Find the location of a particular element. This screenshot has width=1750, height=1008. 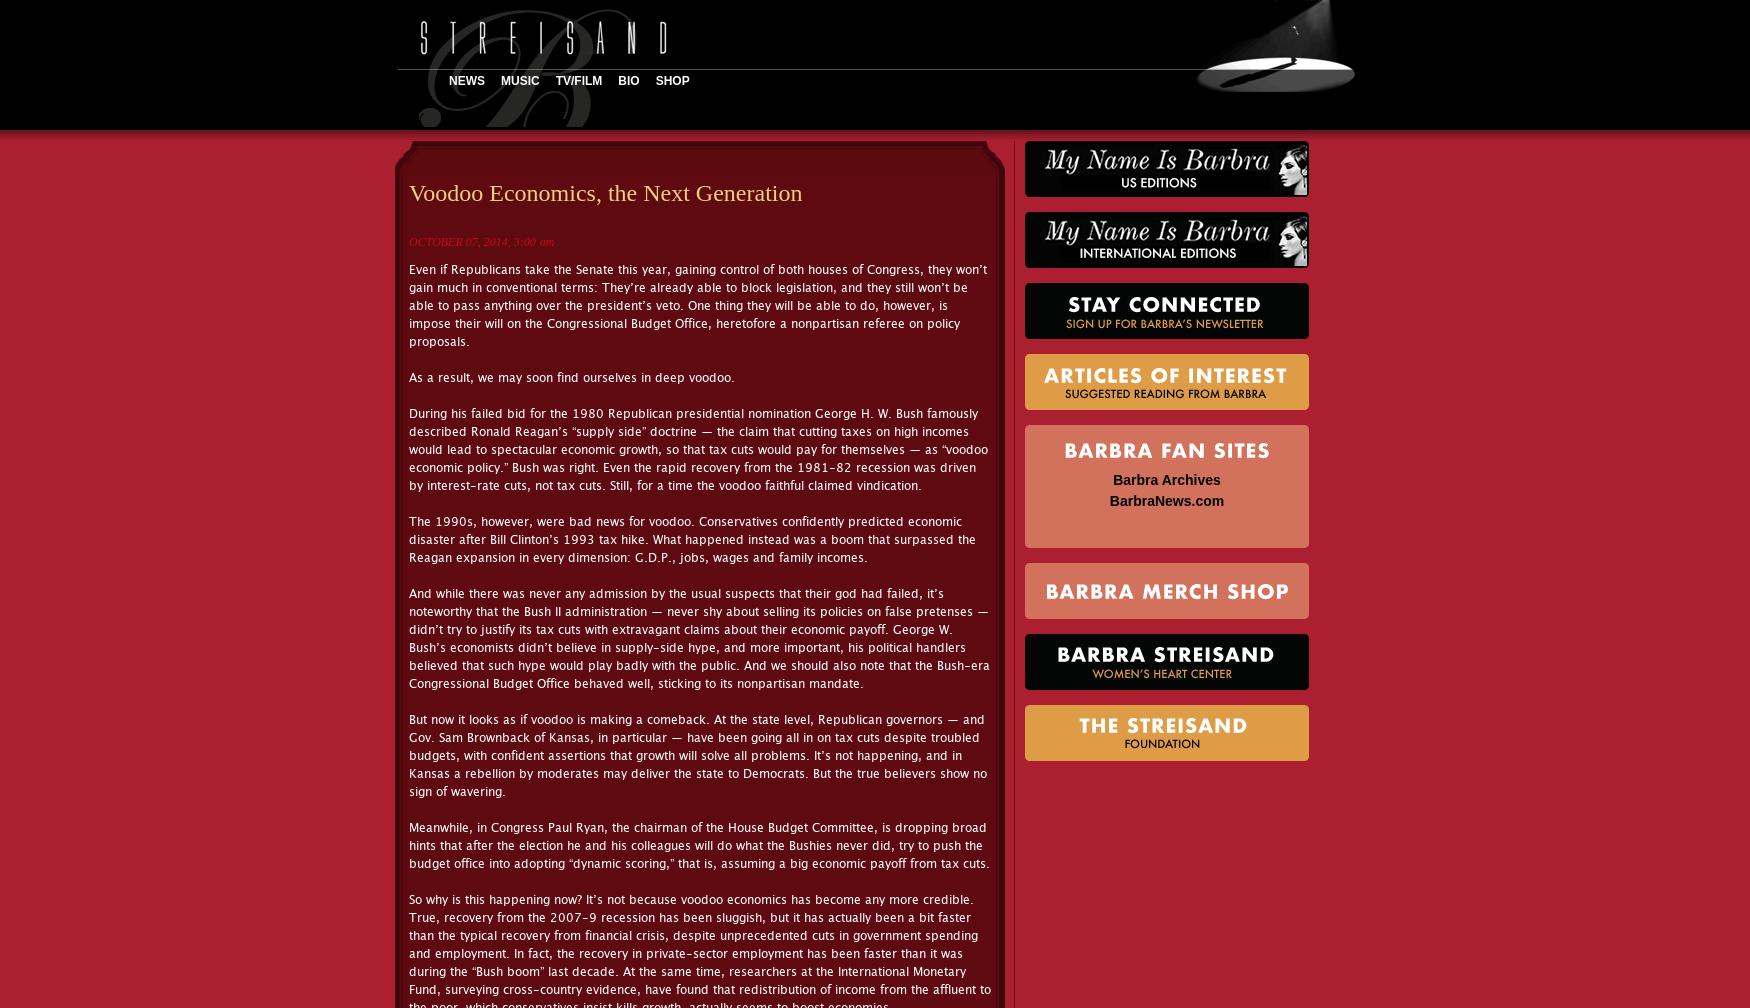

'Music' is located at coordinates (500, 81).